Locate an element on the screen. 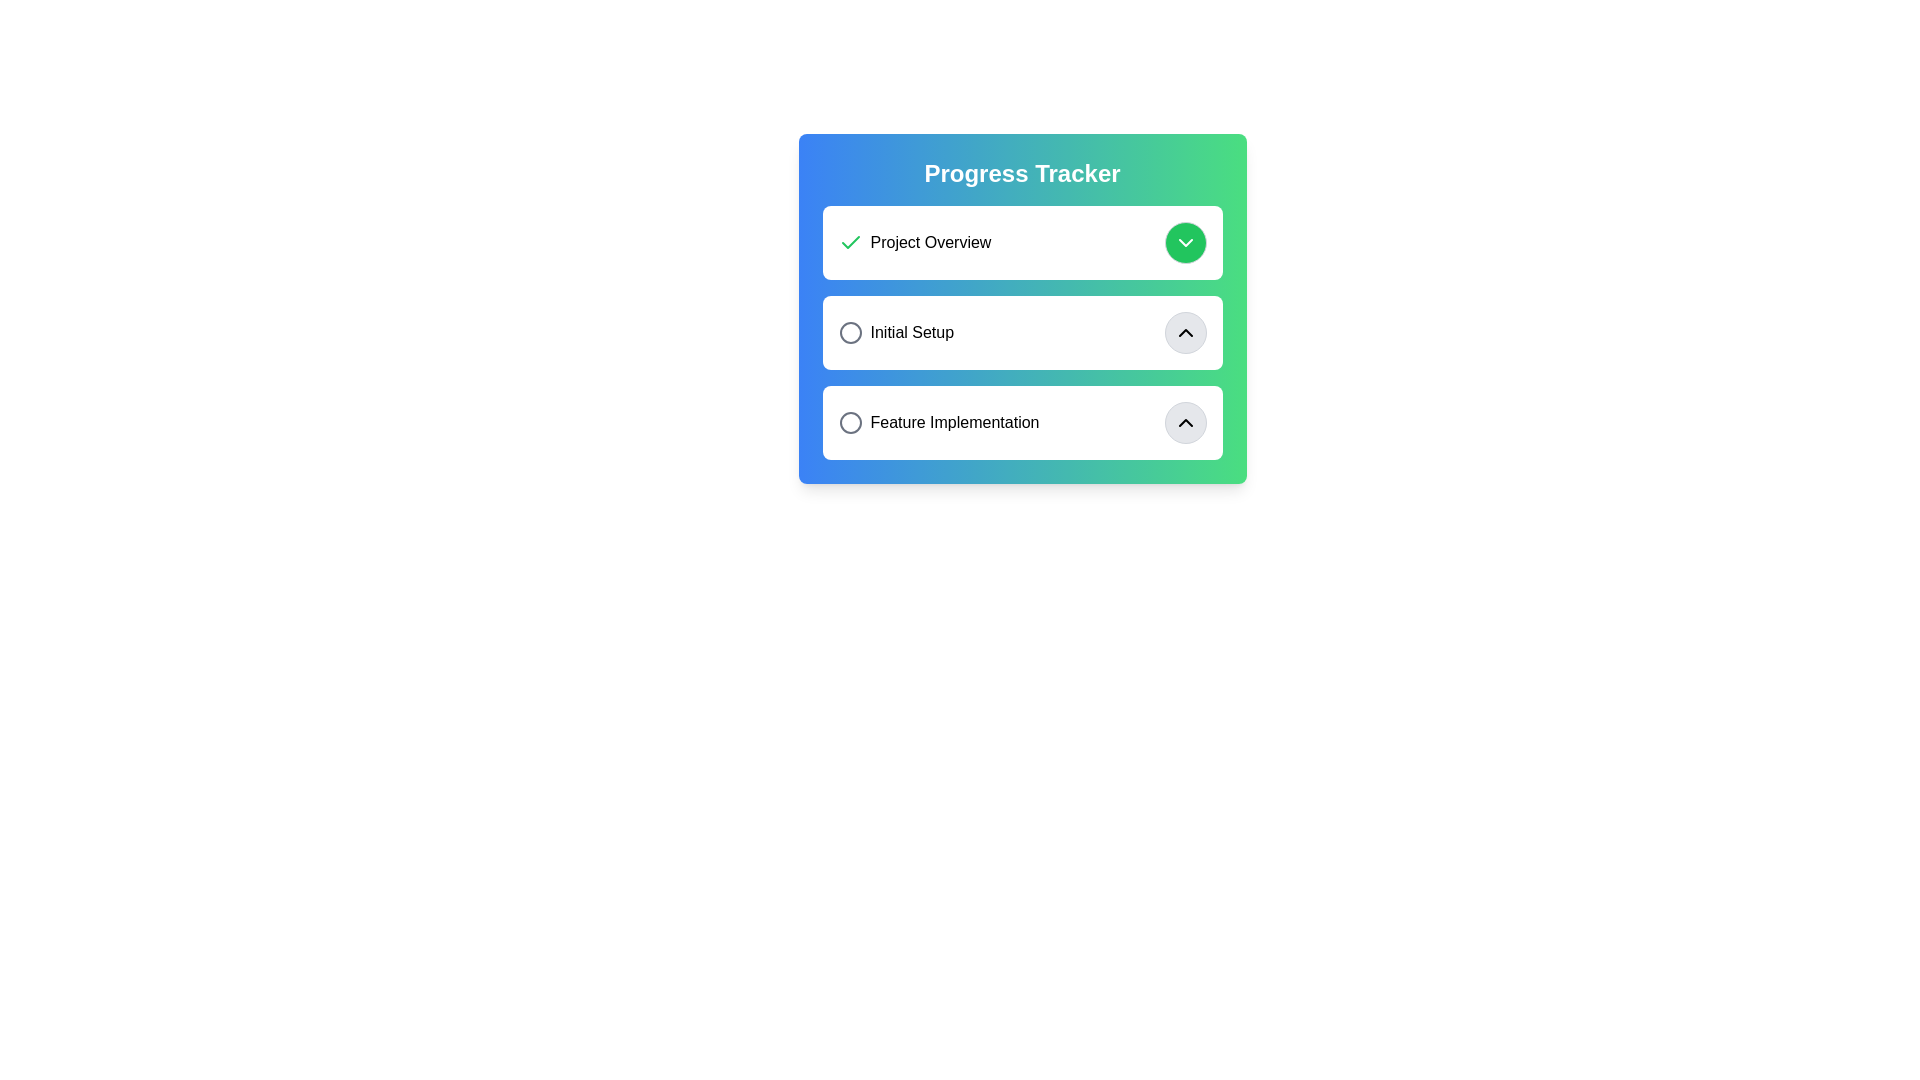 The height and width of the screenshot is (1080, 1920). the circular button with a light gray background and a black upward-pointing chevron icon at its center, located to the far right of the 'Initial Setup' text is located at coordinates (1185, 331).